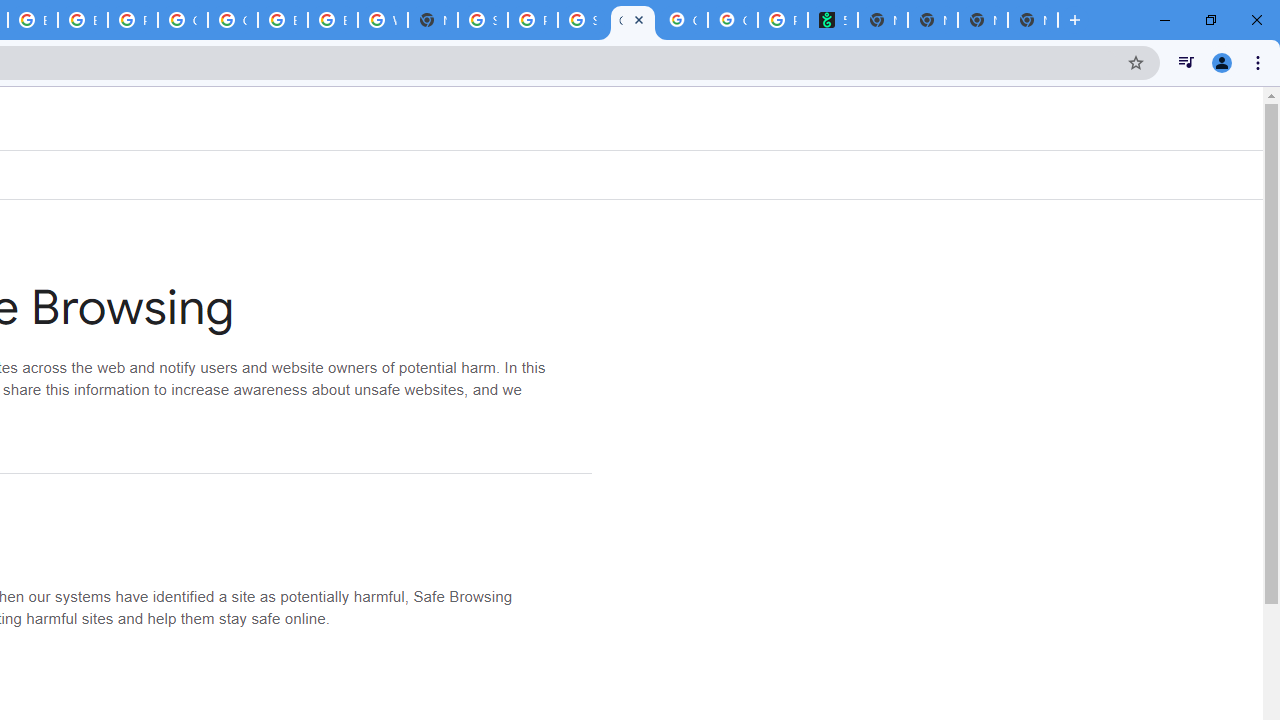 This screenshot has height=720, width=1280. I want to click on 'Google Cloud Platform', so click(232, 20).